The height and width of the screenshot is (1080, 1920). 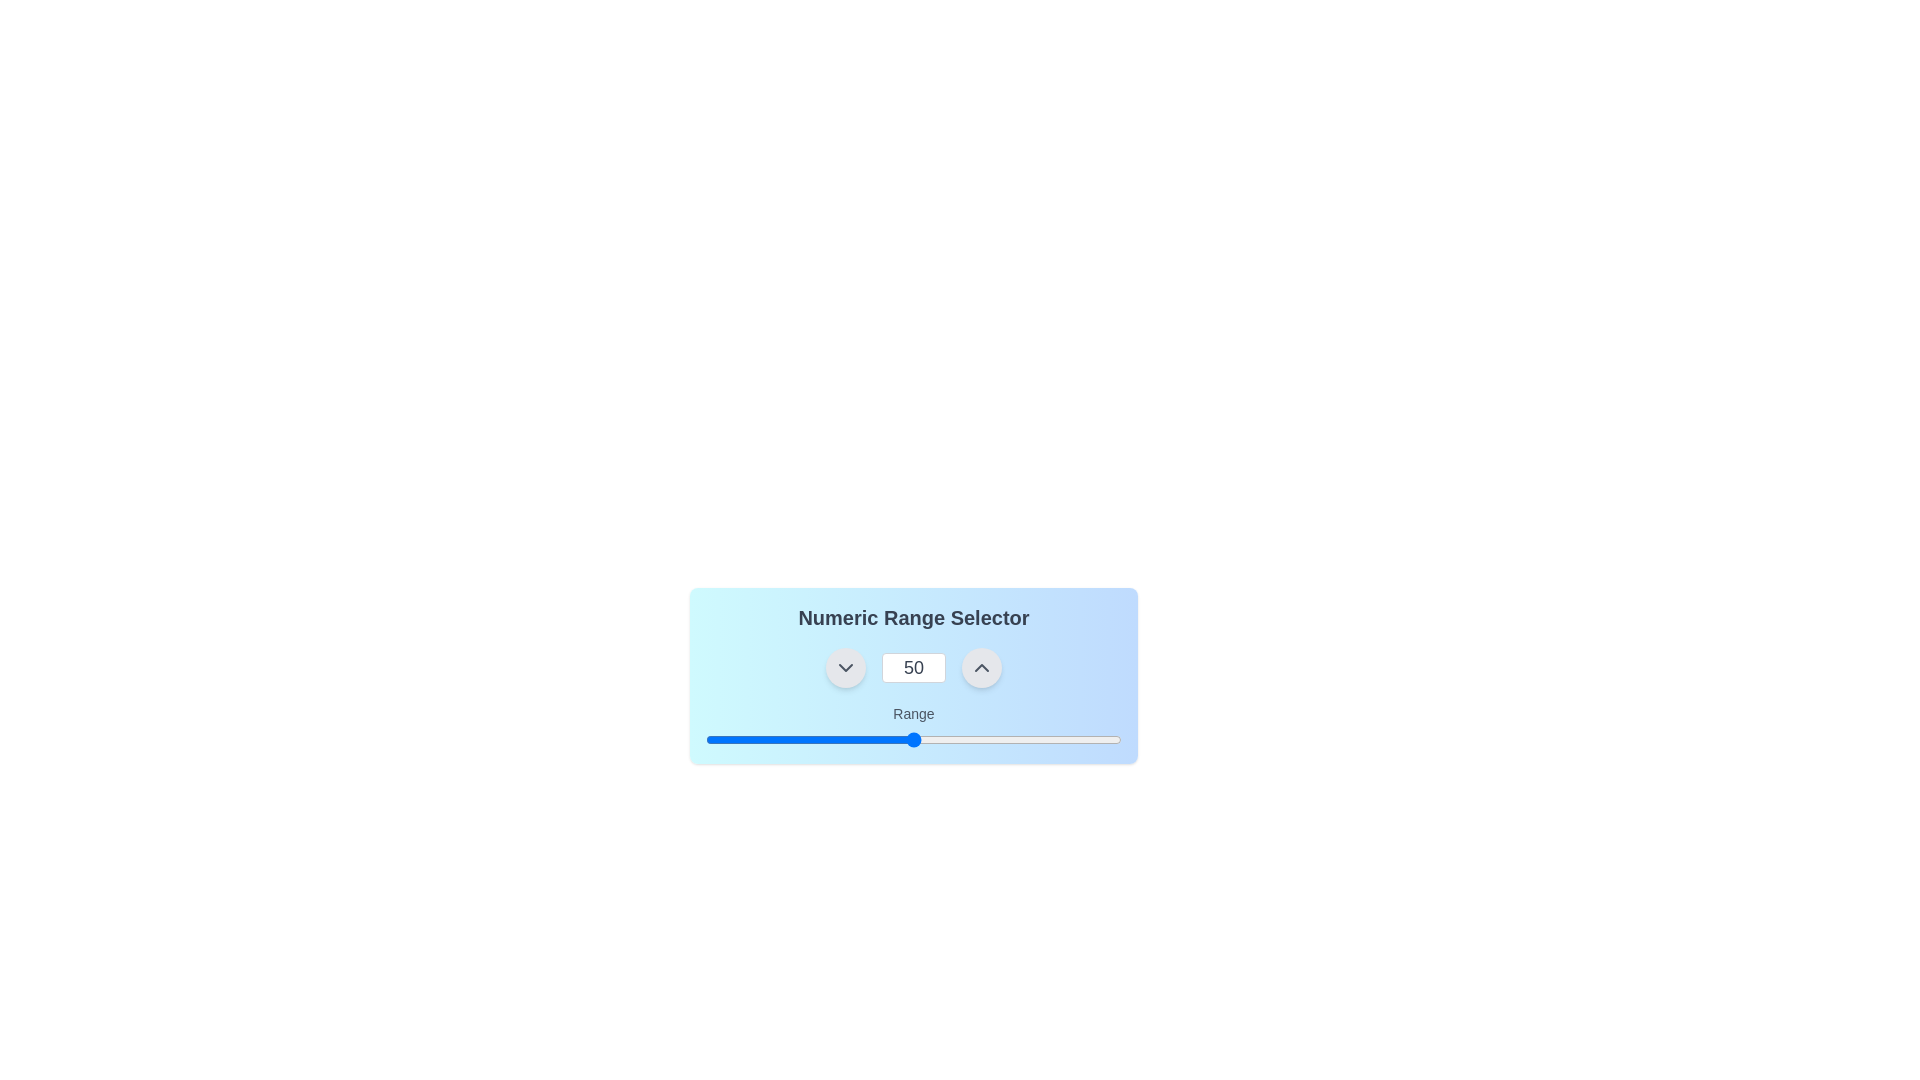 What do you see at coordinates (763, 740) in the screenshot?
I see `the slider` at bounding box center [763, 740].